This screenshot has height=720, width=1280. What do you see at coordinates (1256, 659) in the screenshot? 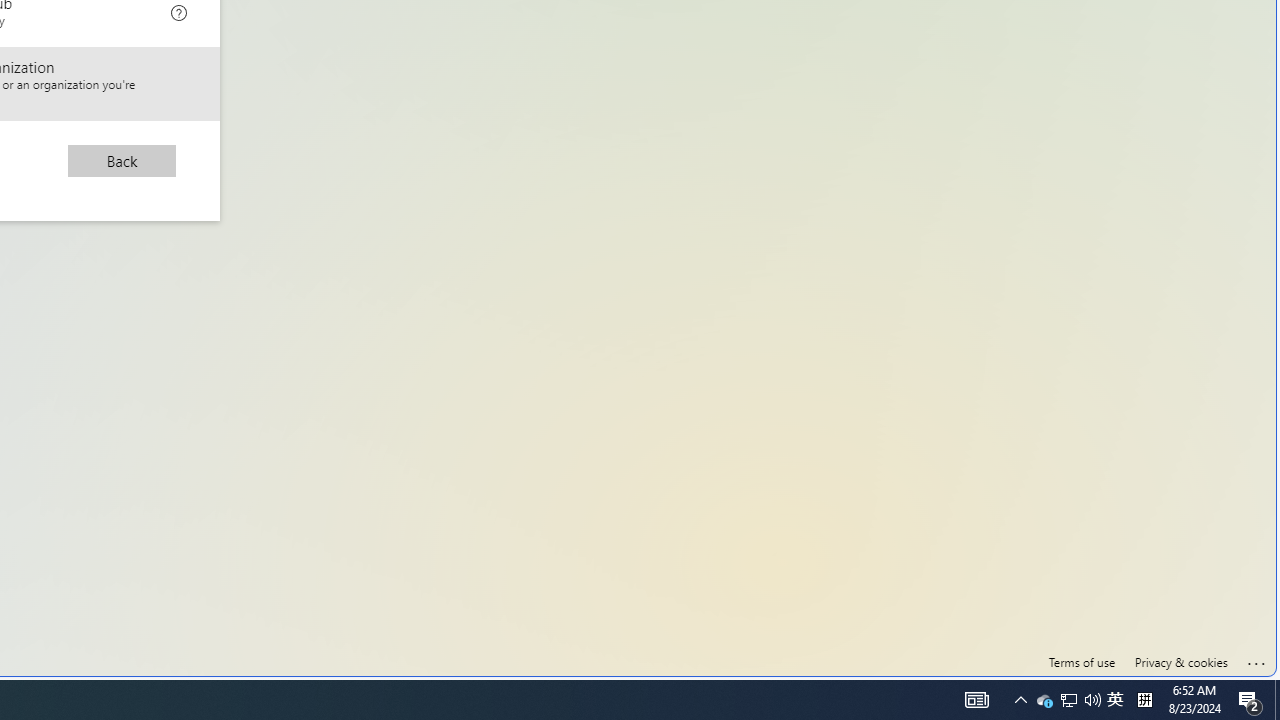
I see `'Click here for troubleshooting information'` at bounding box center [1256, 659].